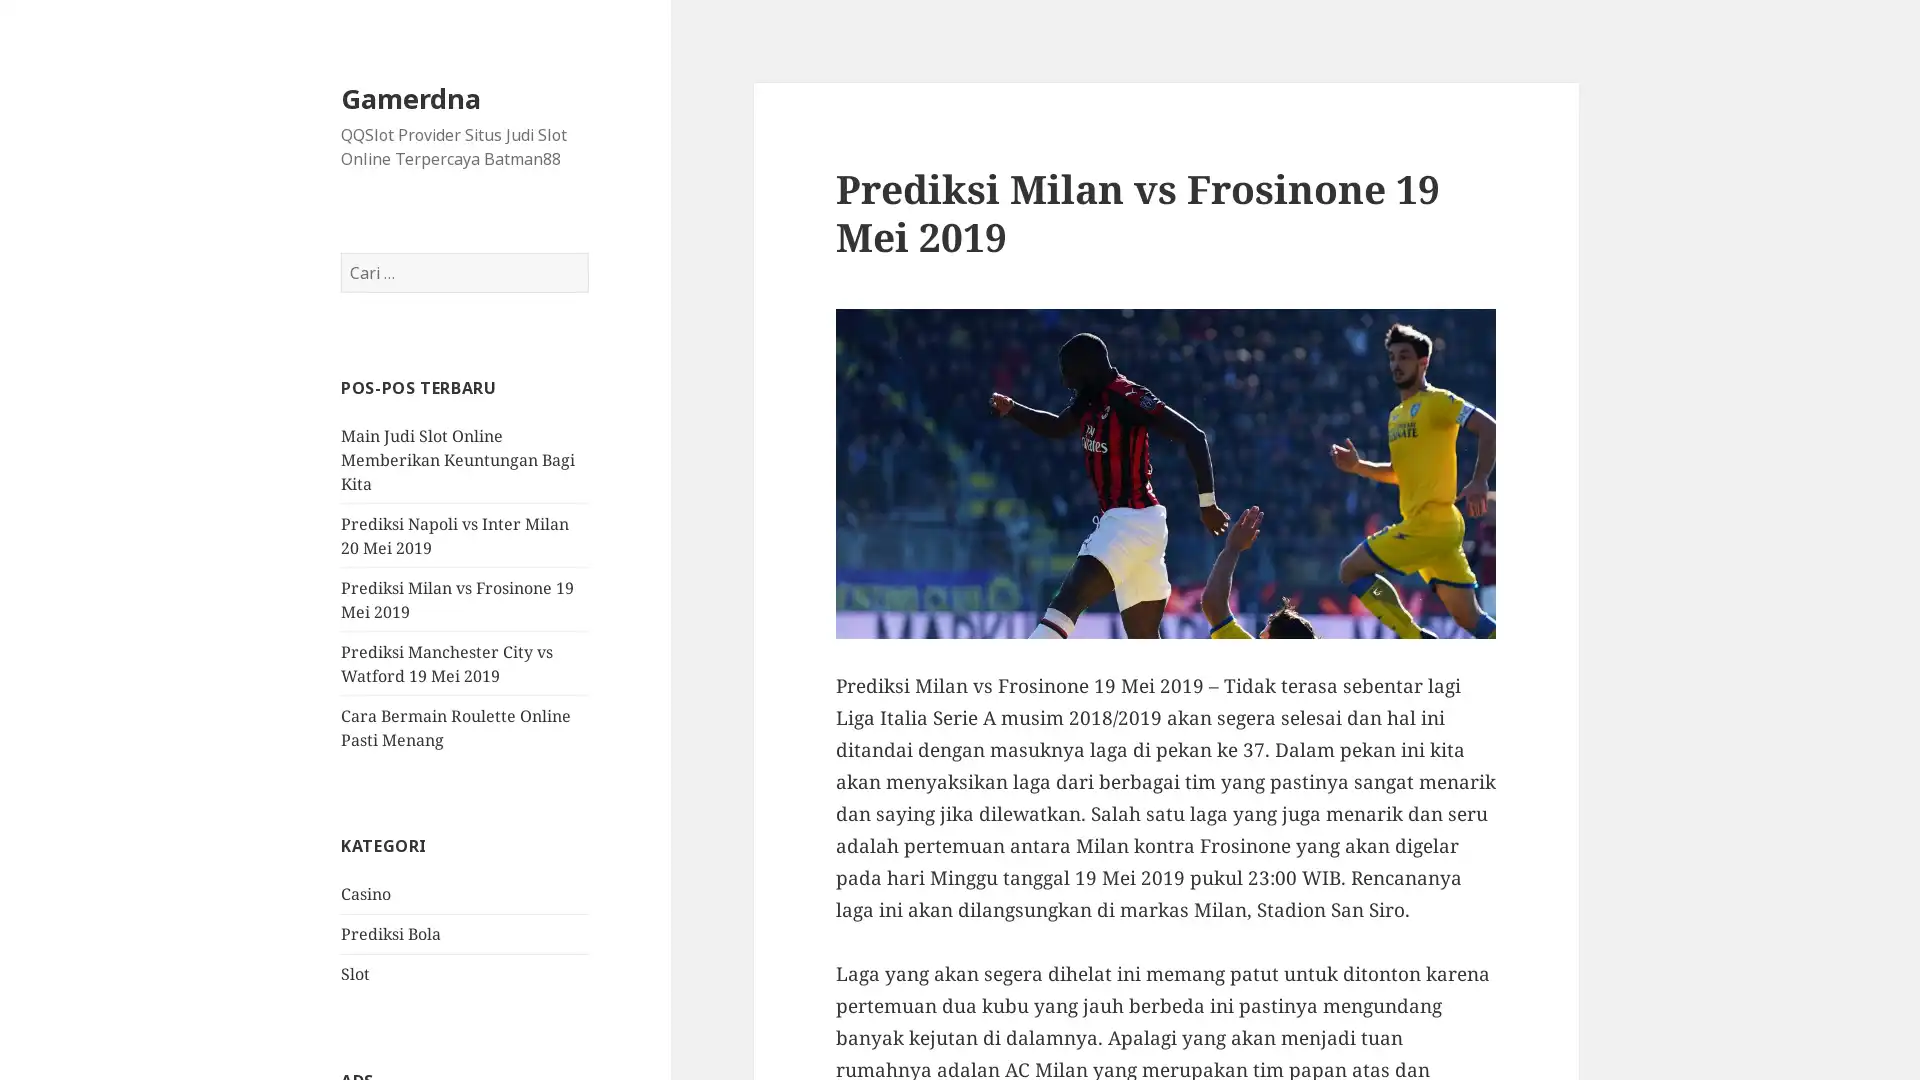  I want to click on Cari, so click(587, 252).